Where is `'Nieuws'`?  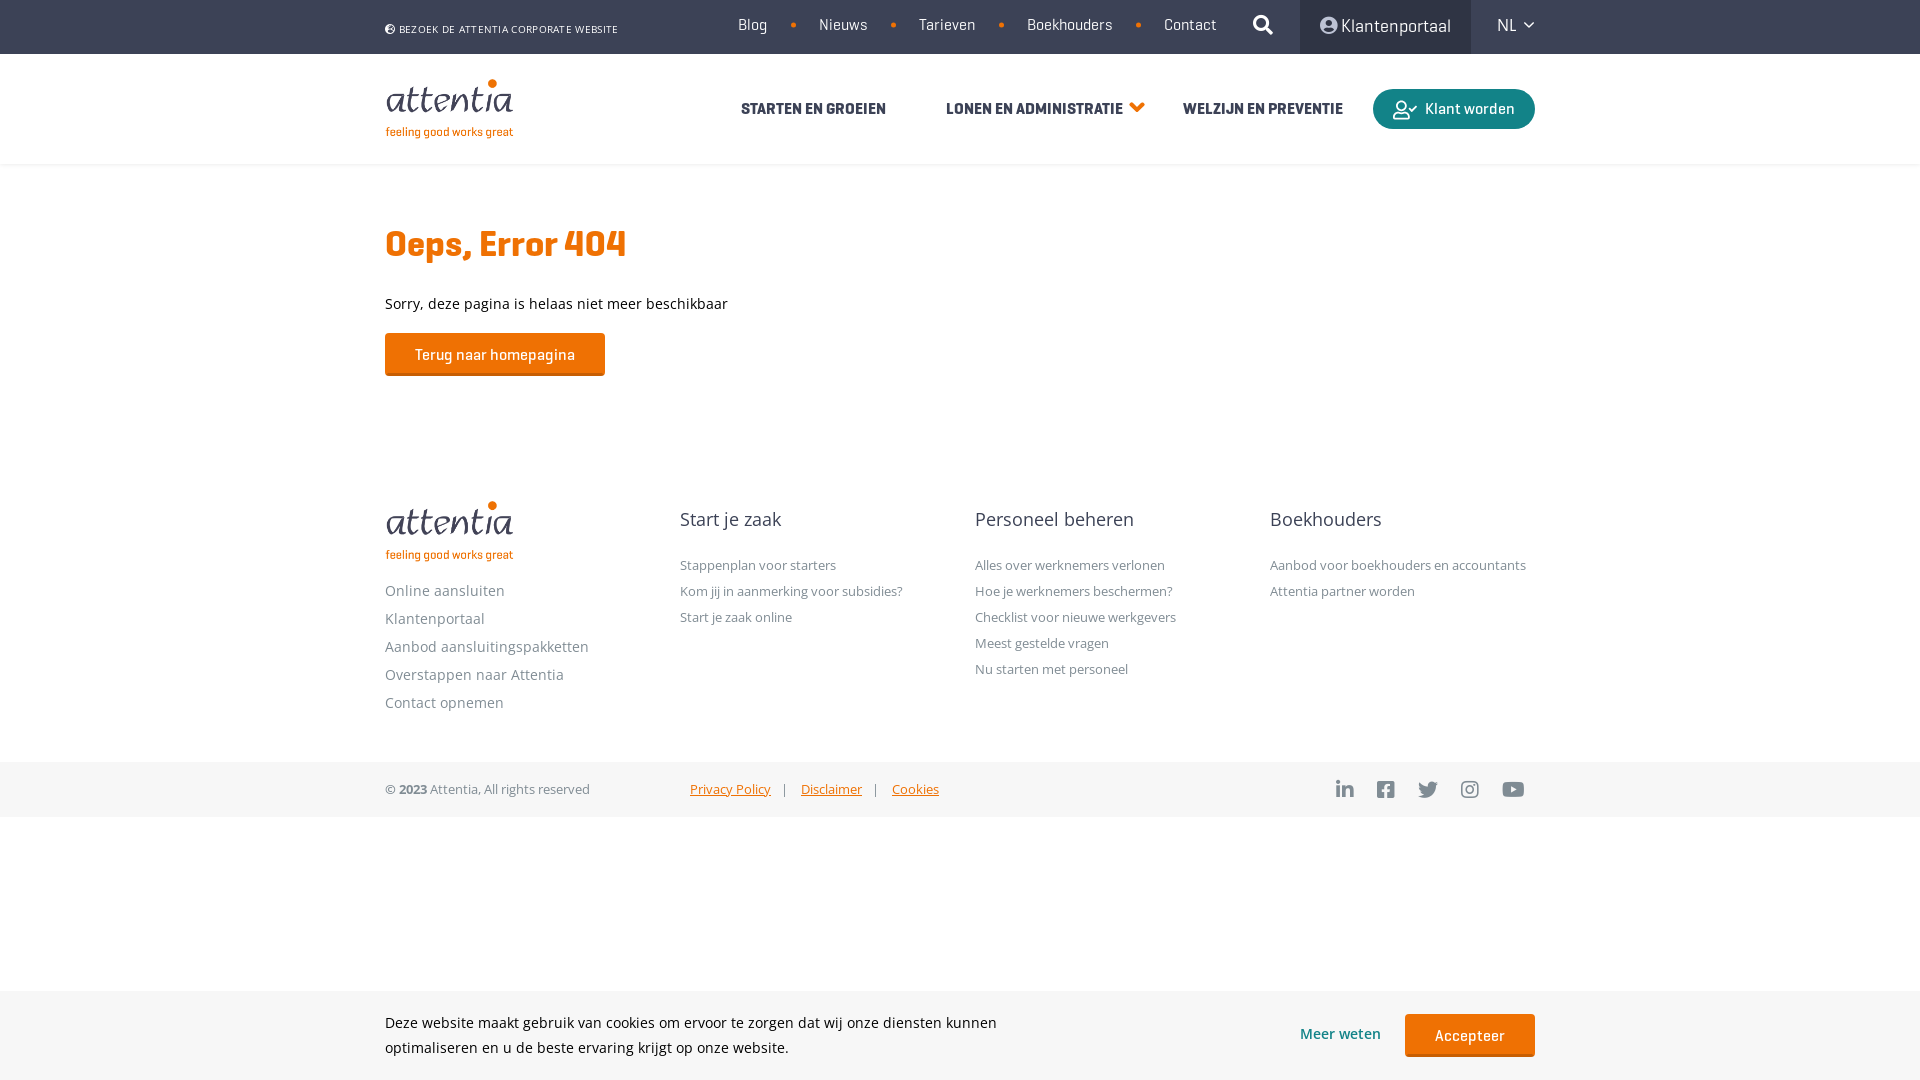
'Nieuws' is located at coordinates (843, 24).